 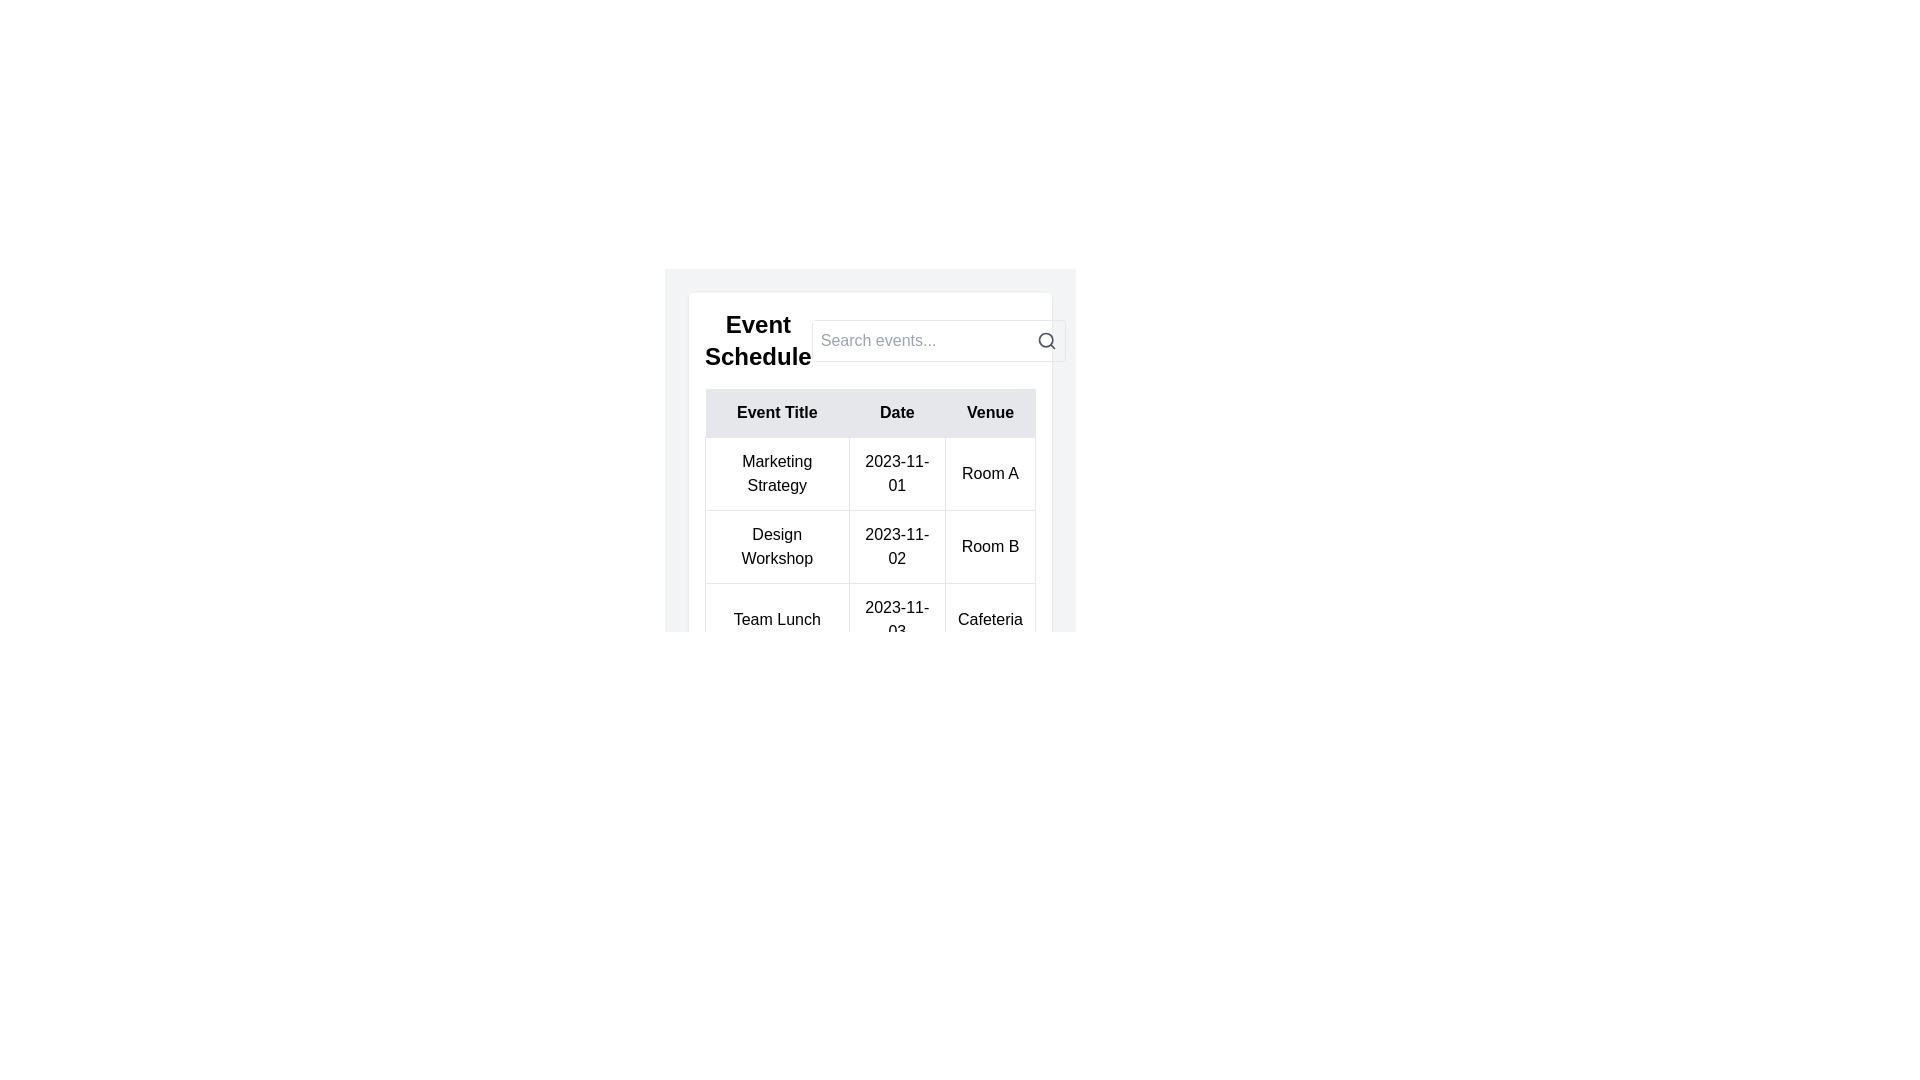 I want to click on the first row in the 'Event Schedule' table, which displays details about a particular event including its title, date, and location, so click(x=870, y=474).